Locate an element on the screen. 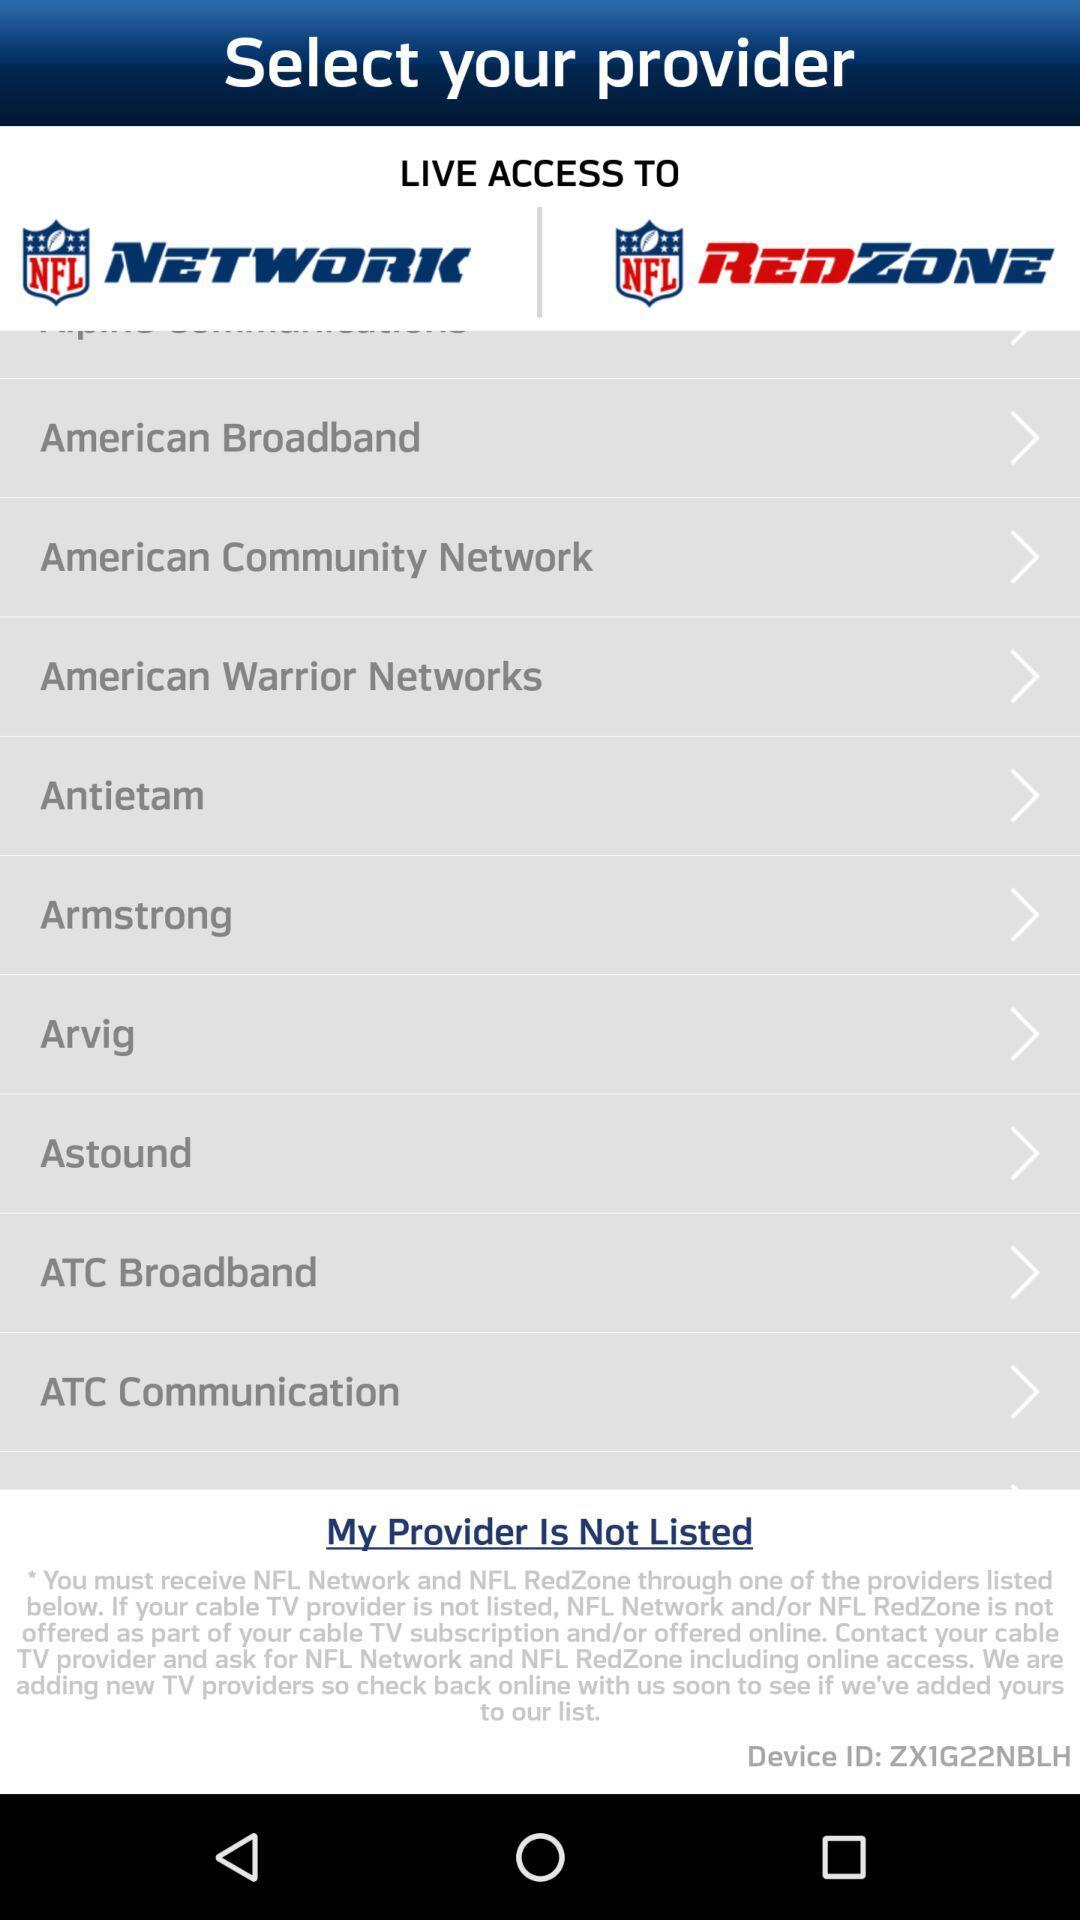  the american community network app is located at coordinates (559, 556).